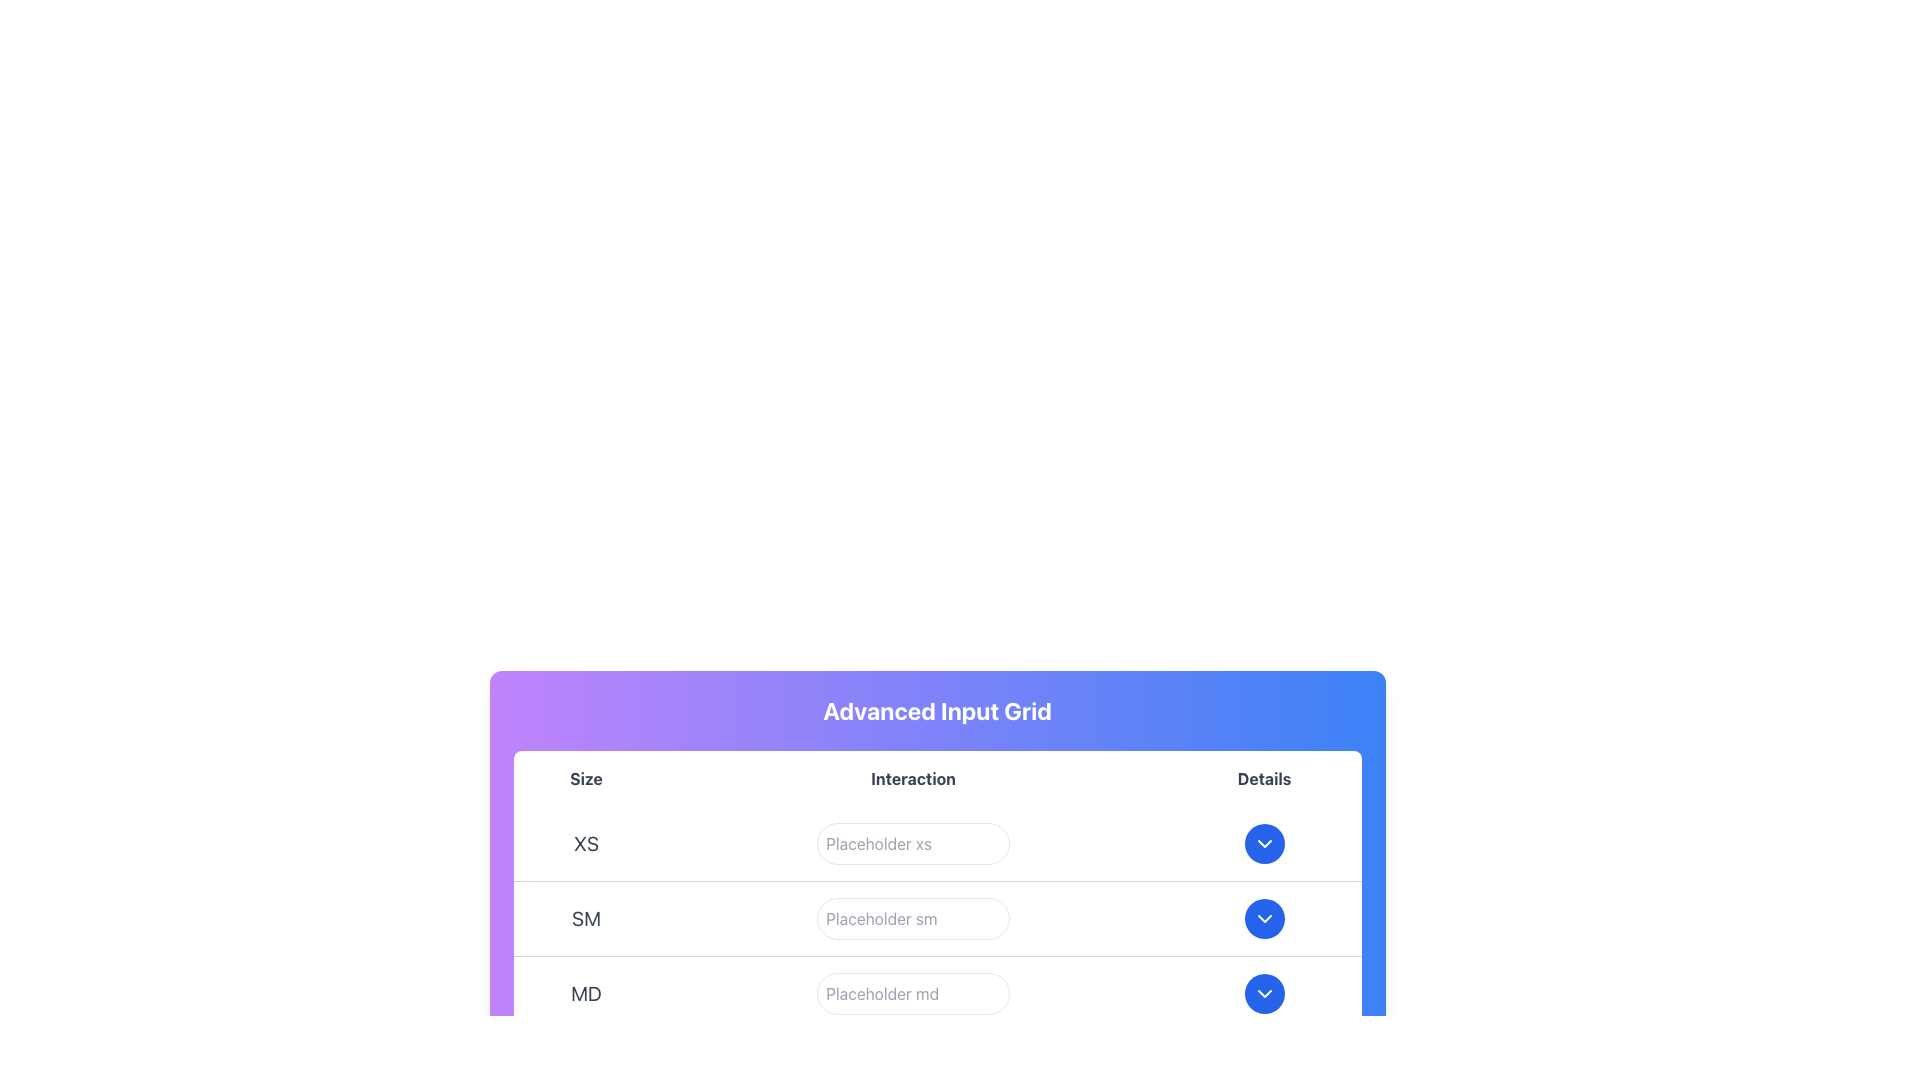  I want to click on the vector graphic icon in the second row of the table under the 'Details' column, so click(1263, 918).